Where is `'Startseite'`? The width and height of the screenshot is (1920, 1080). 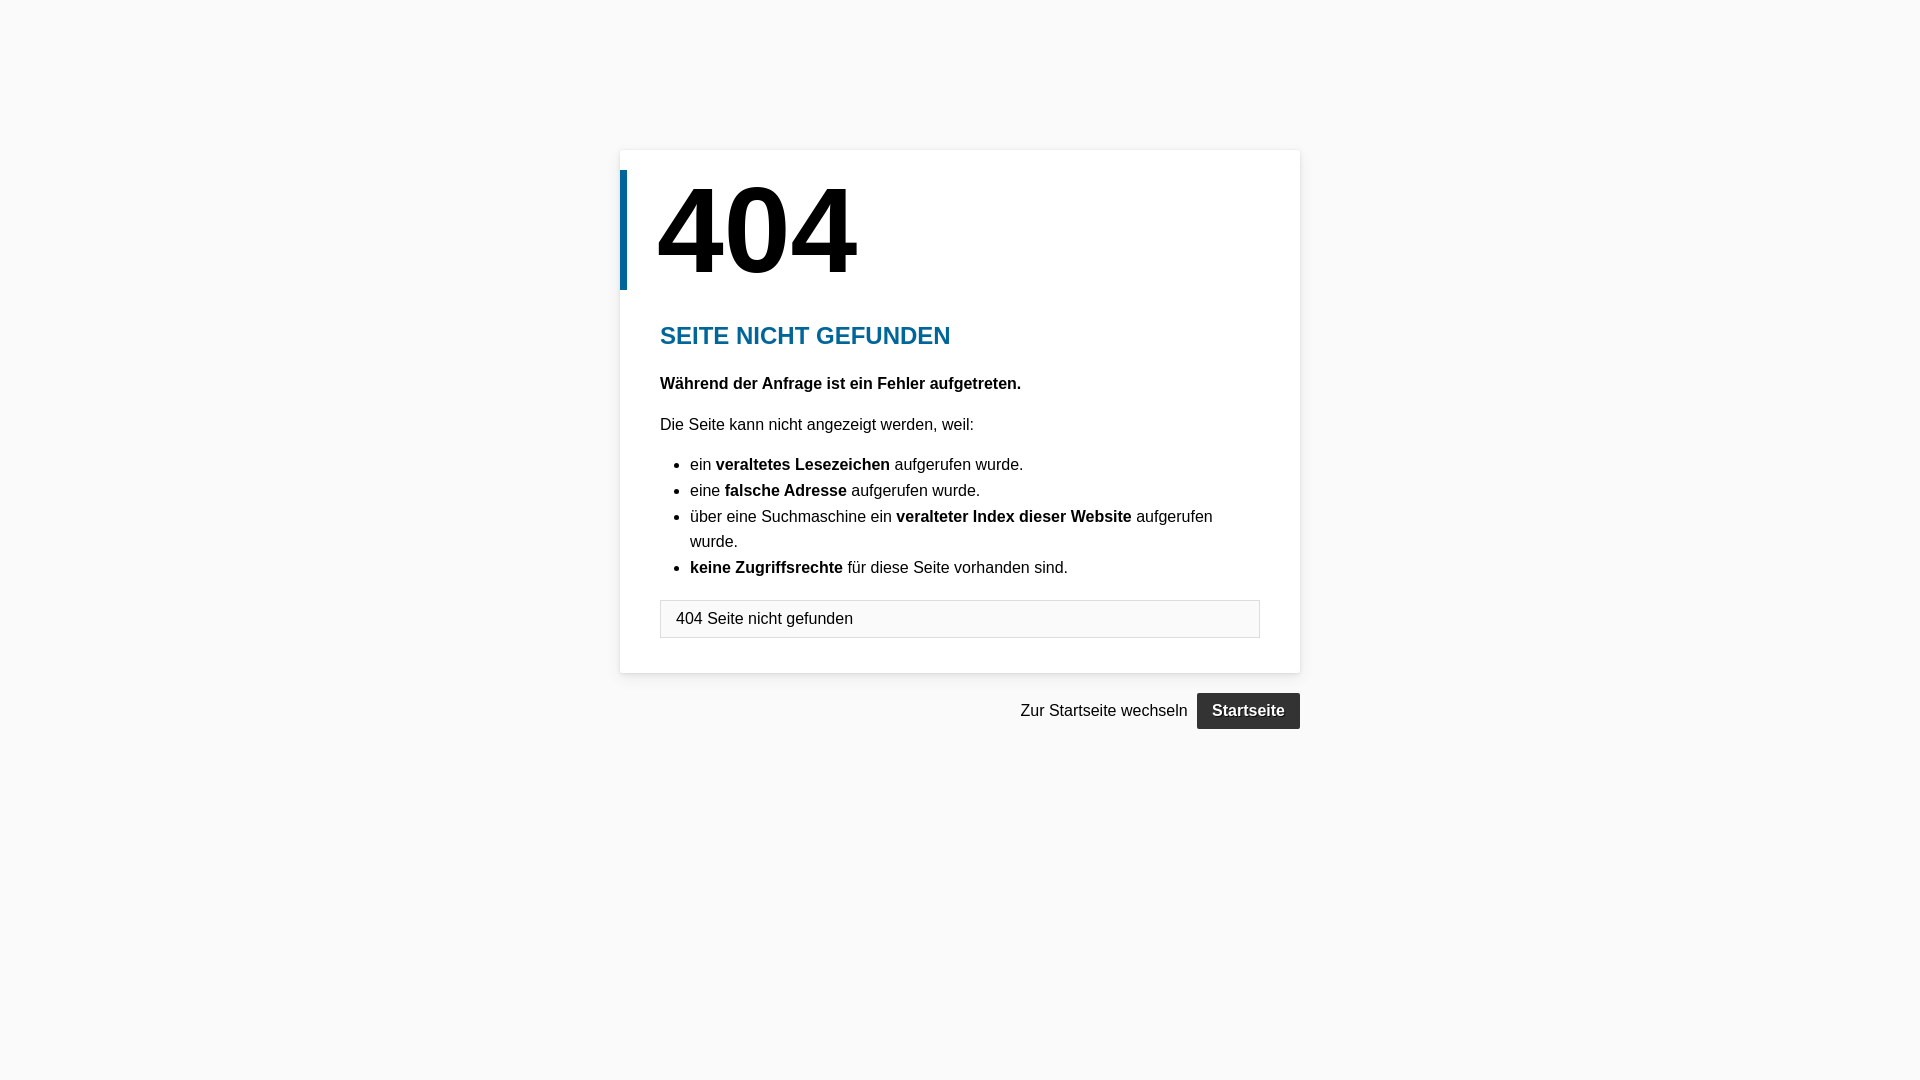
'Startseite' is located at coordinates (1196, 709).